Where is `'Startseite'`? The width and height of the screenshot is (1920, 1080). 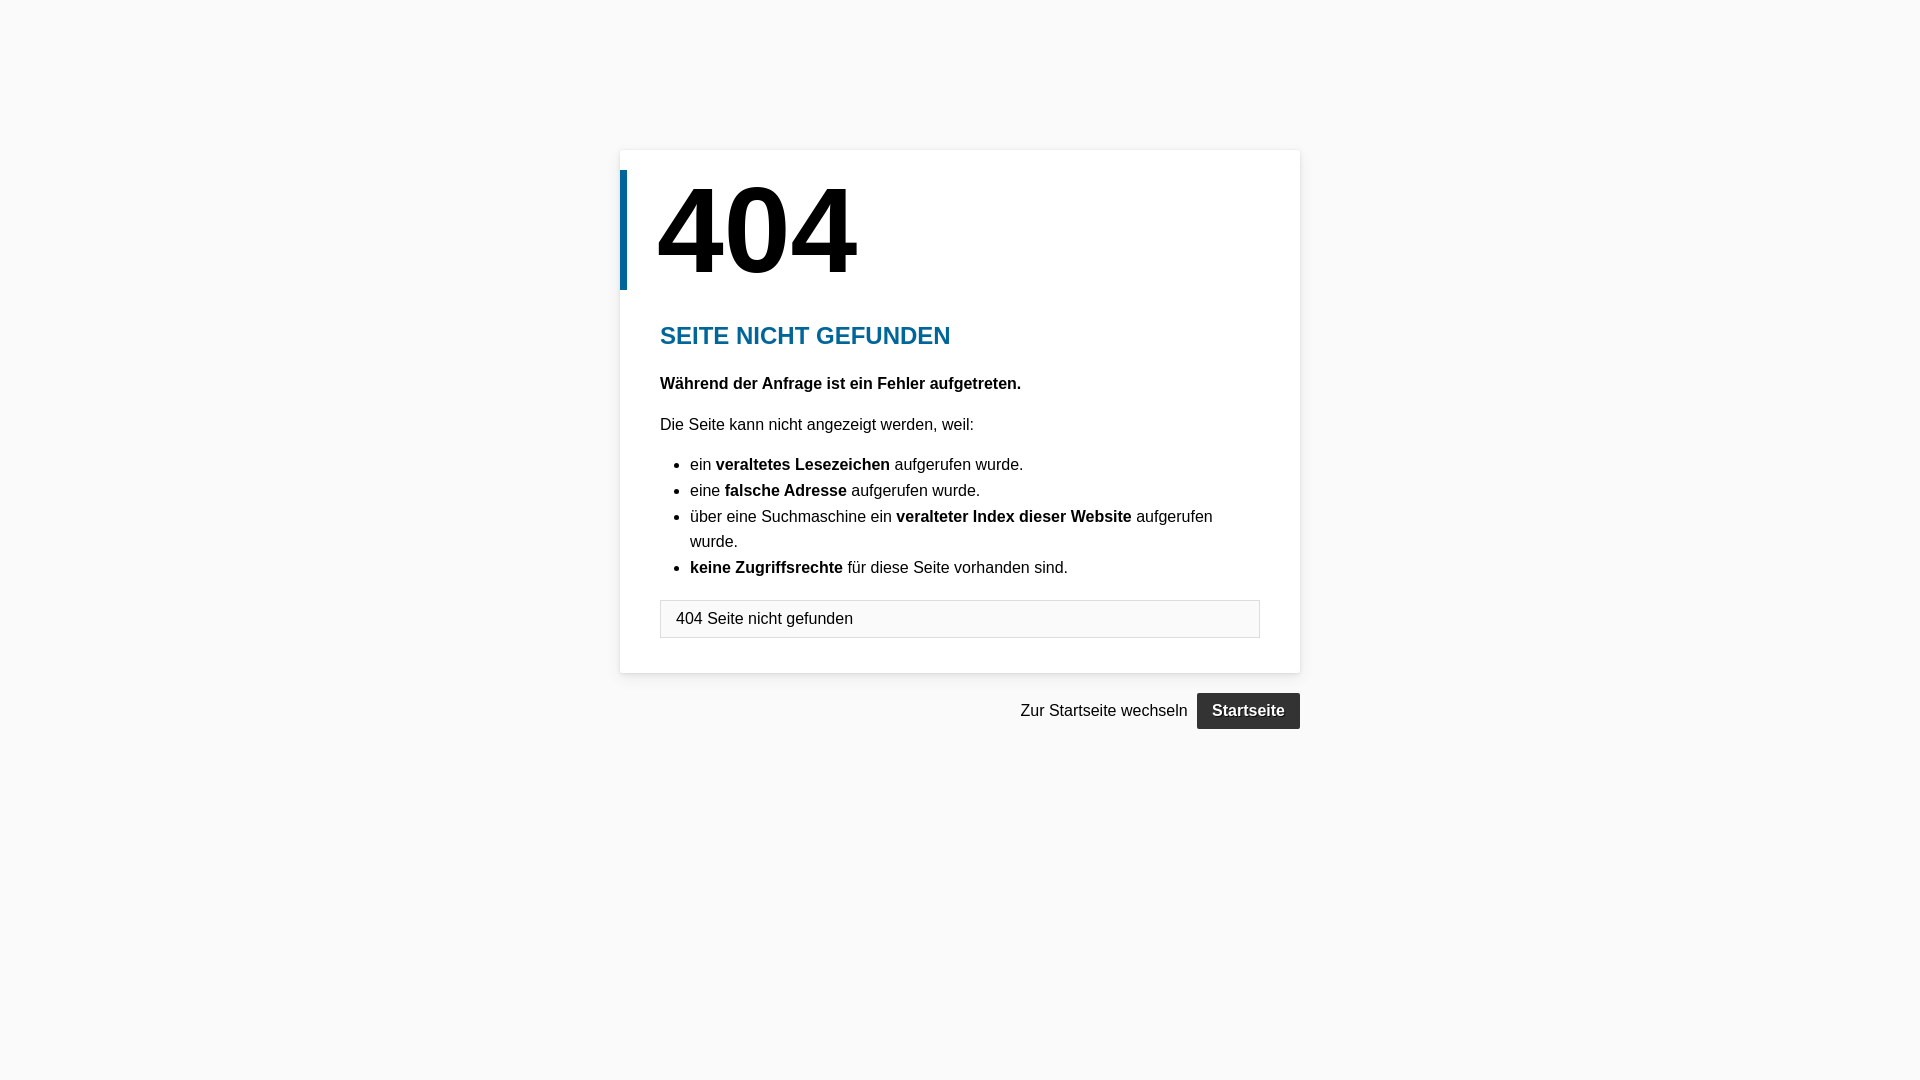
'Startseite' is located at coordinates (1196, 709).